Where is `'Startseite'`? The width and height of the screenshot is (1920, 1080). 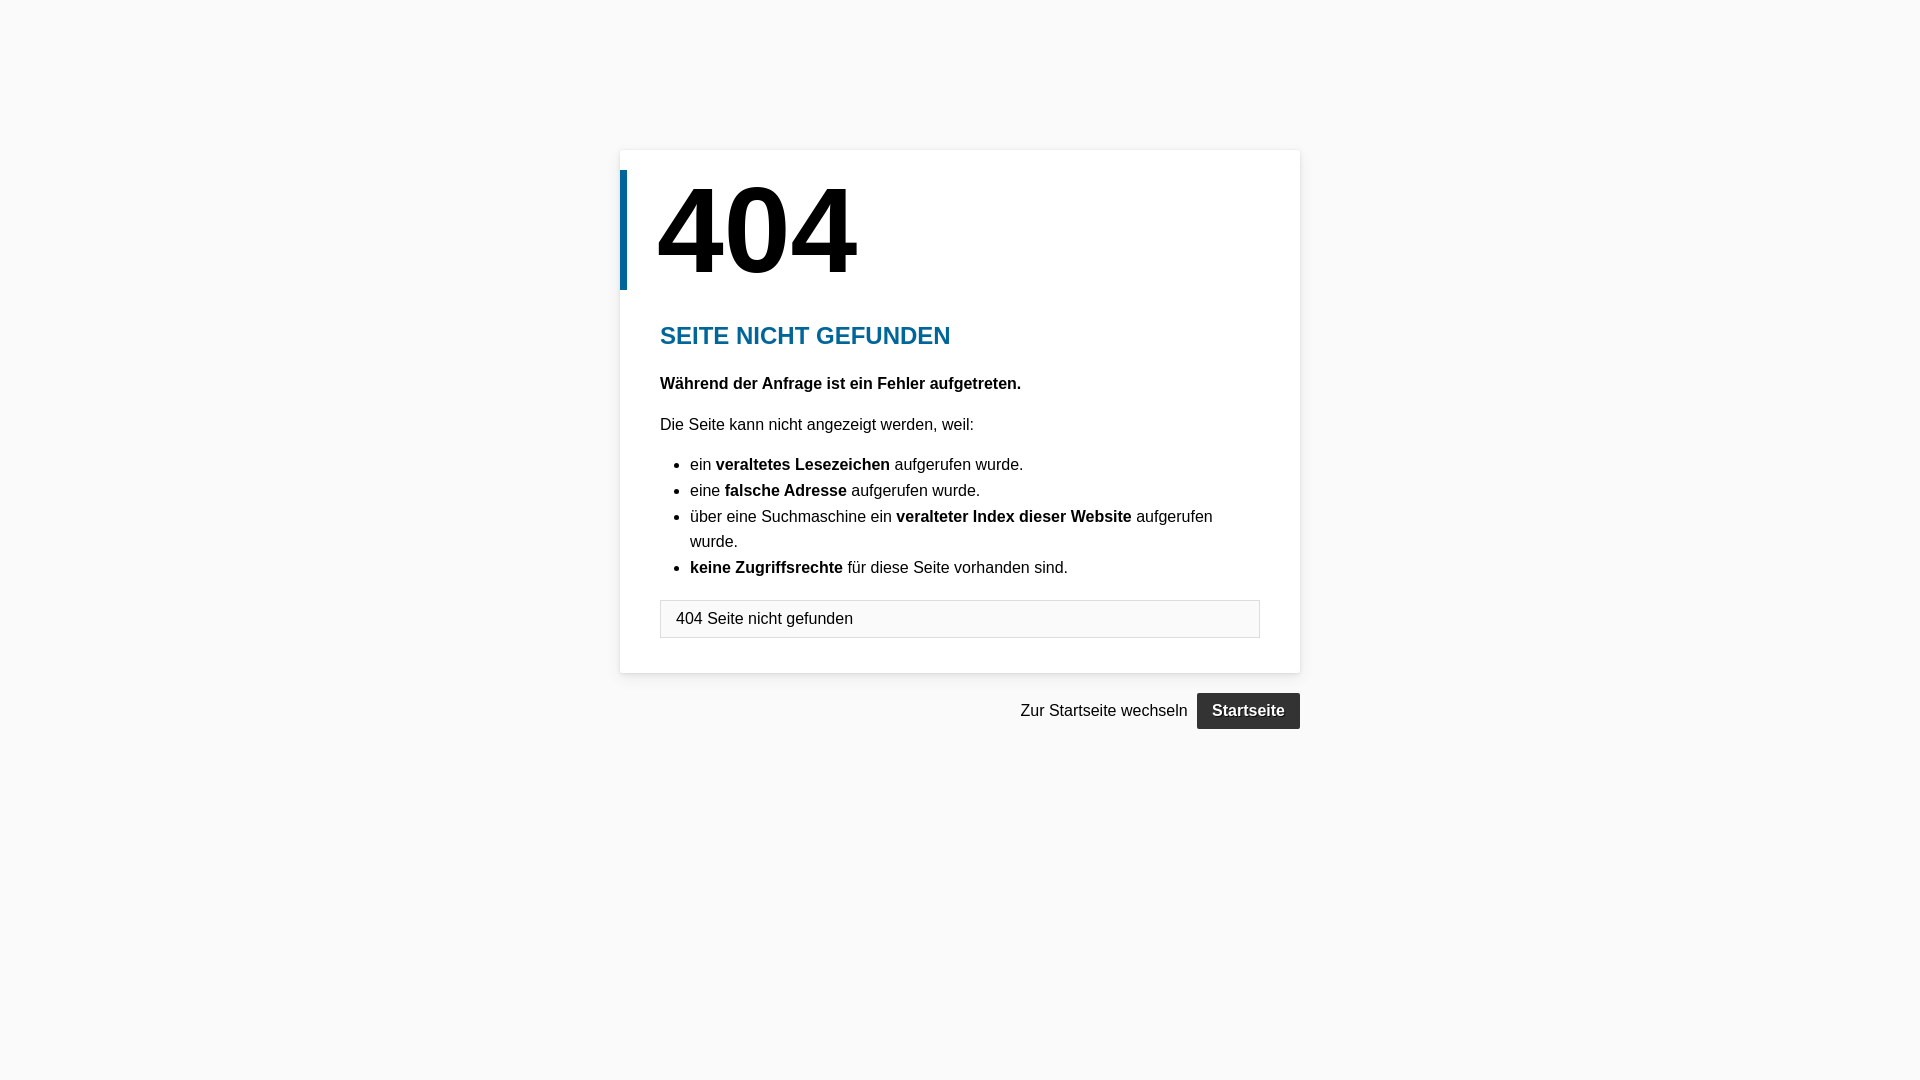
'Startseite' is located at coordinates (1196, 709).